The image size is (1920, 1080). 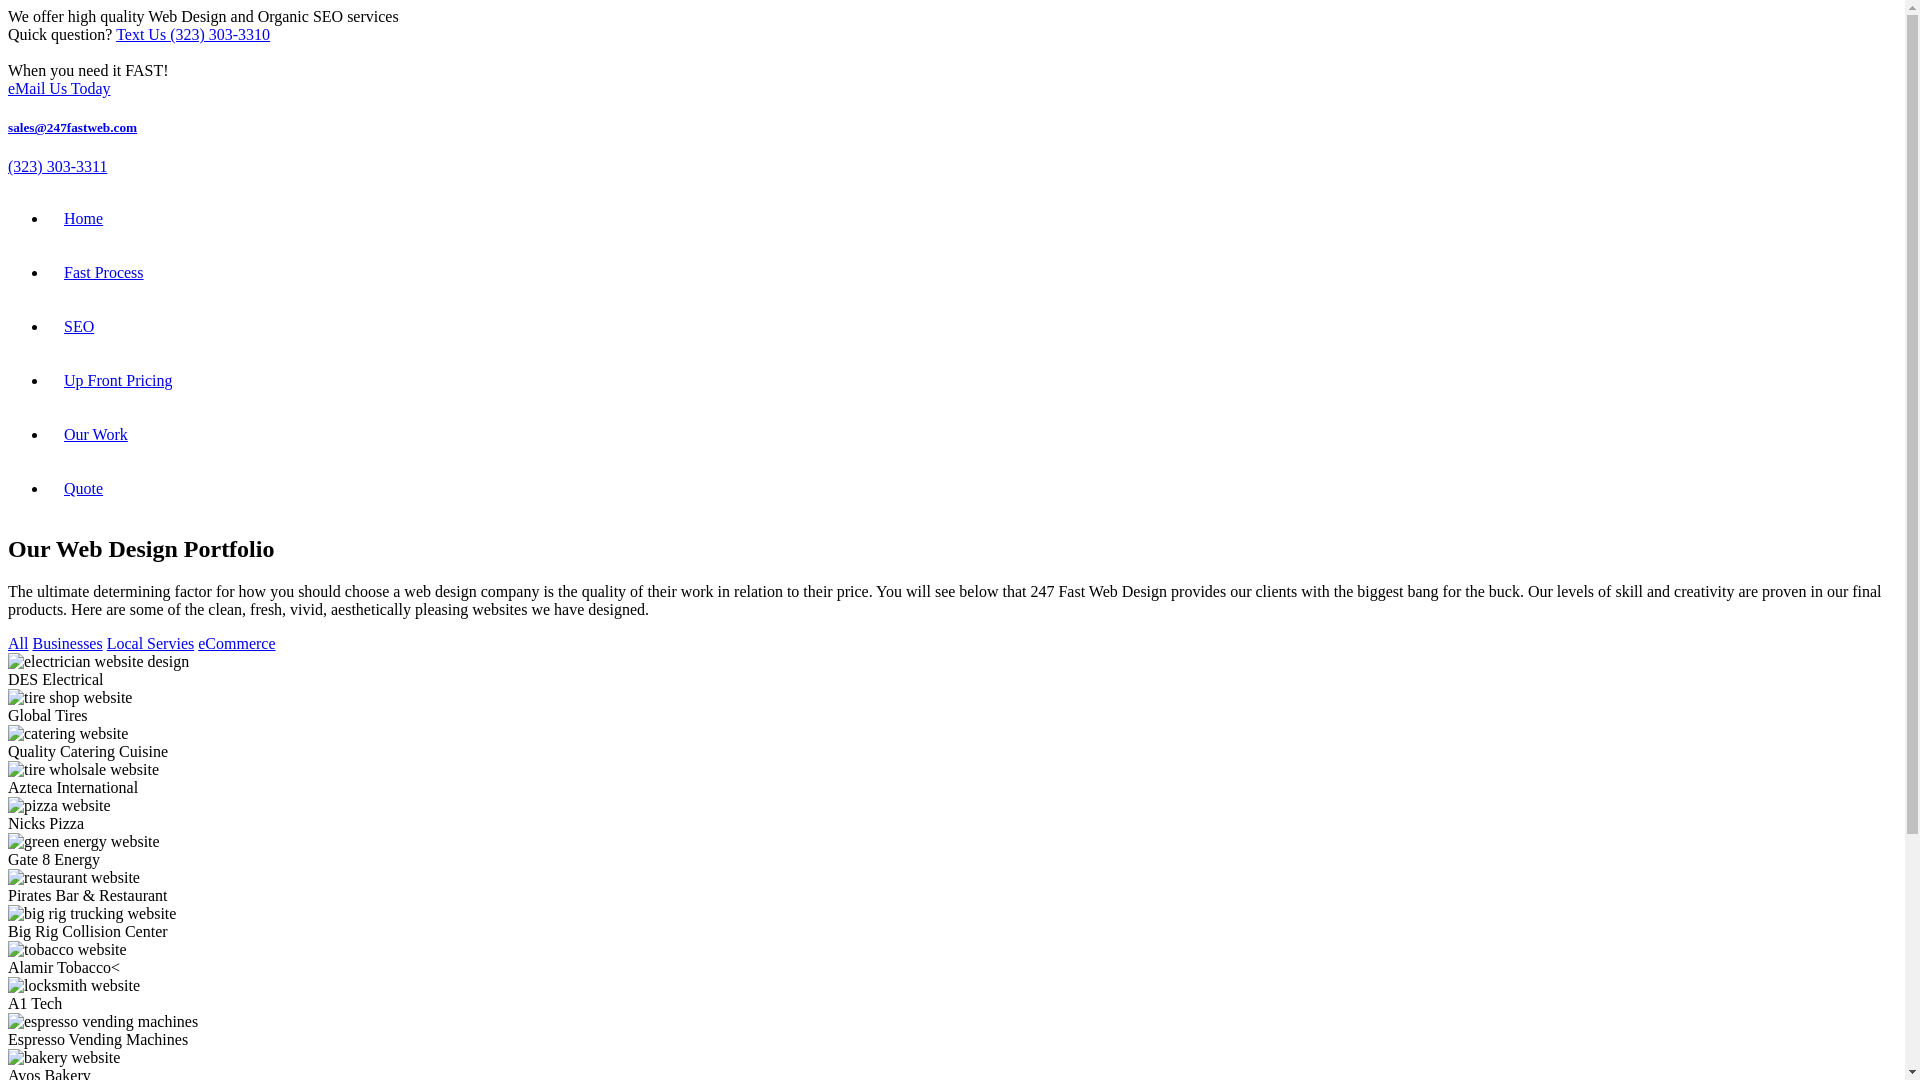 I want to click on 'Quote', so click(x=82, y=488).